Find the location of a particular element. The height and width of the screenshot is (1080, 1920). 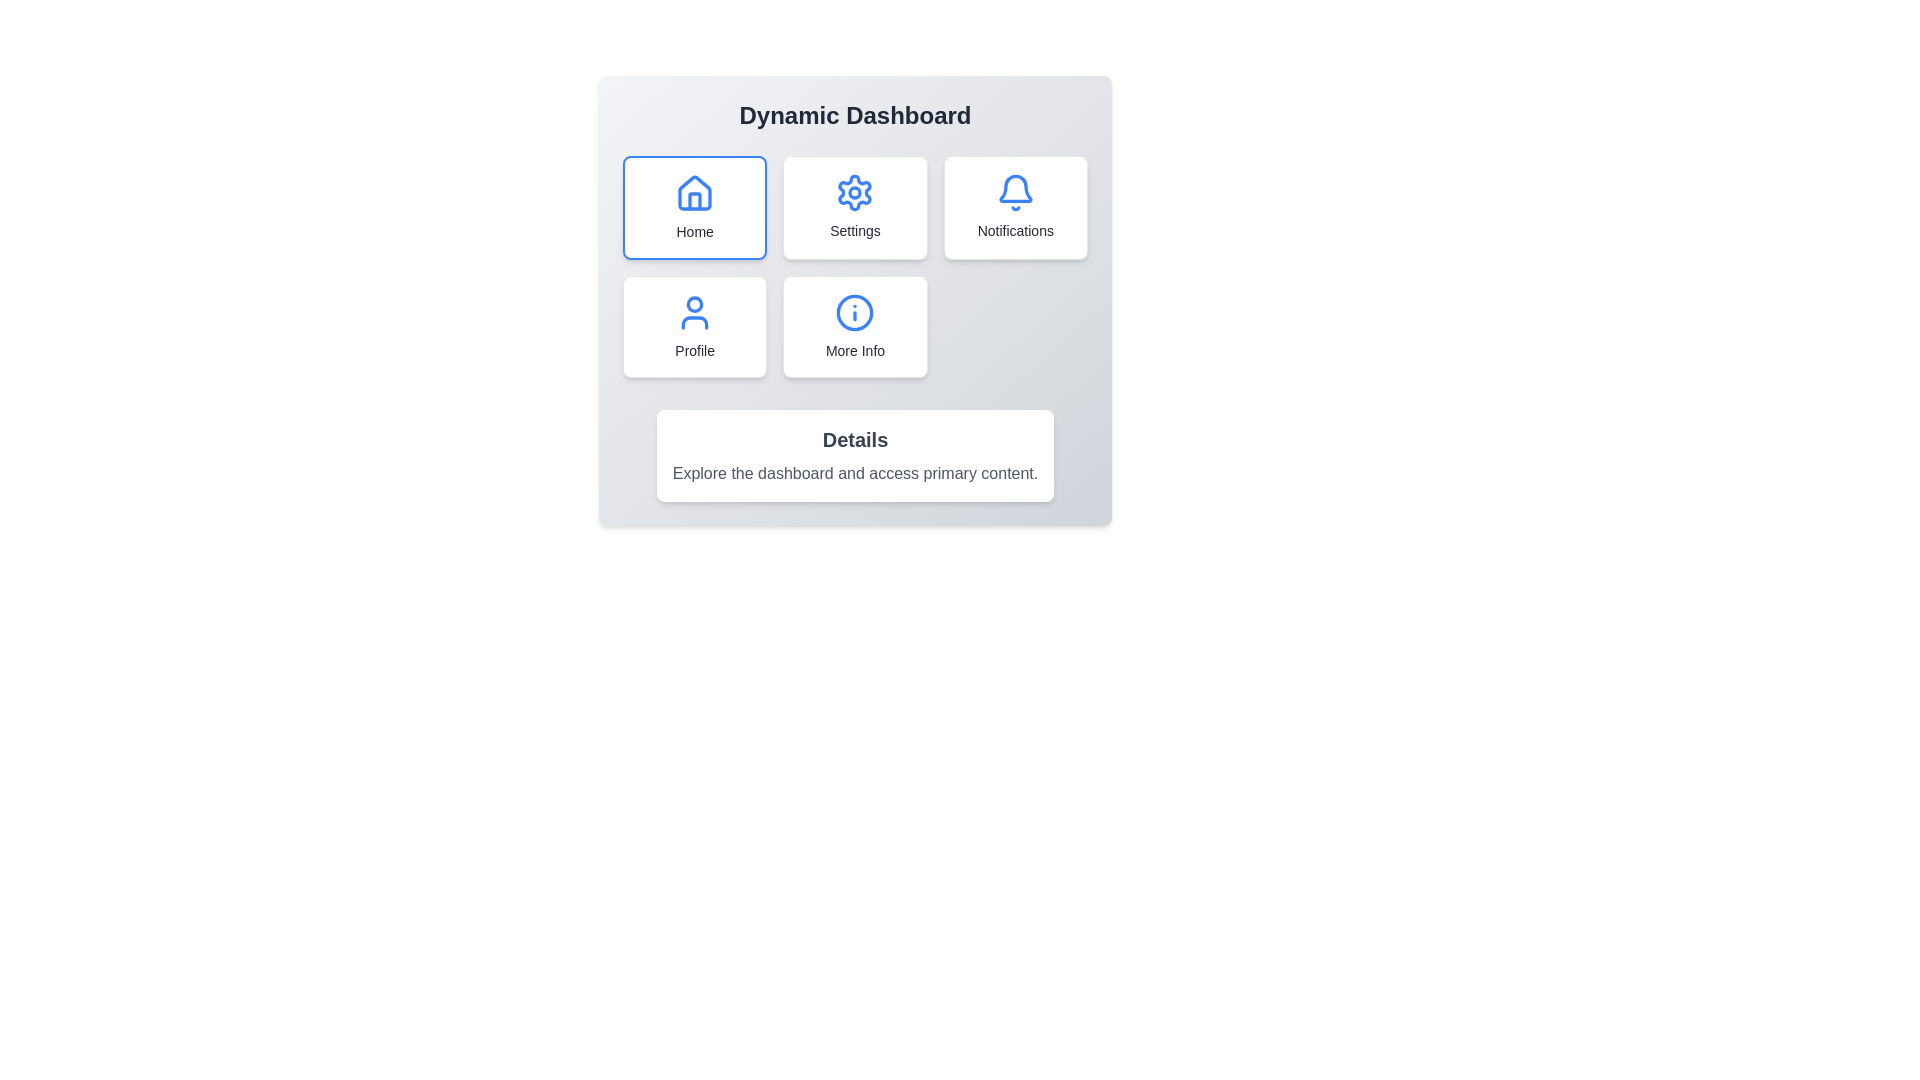

the circular 'info' icon with a blue border and white background, which is part of the 'More Info' button located in the second row and third column of the button grid is located at coordinates (855, 312).